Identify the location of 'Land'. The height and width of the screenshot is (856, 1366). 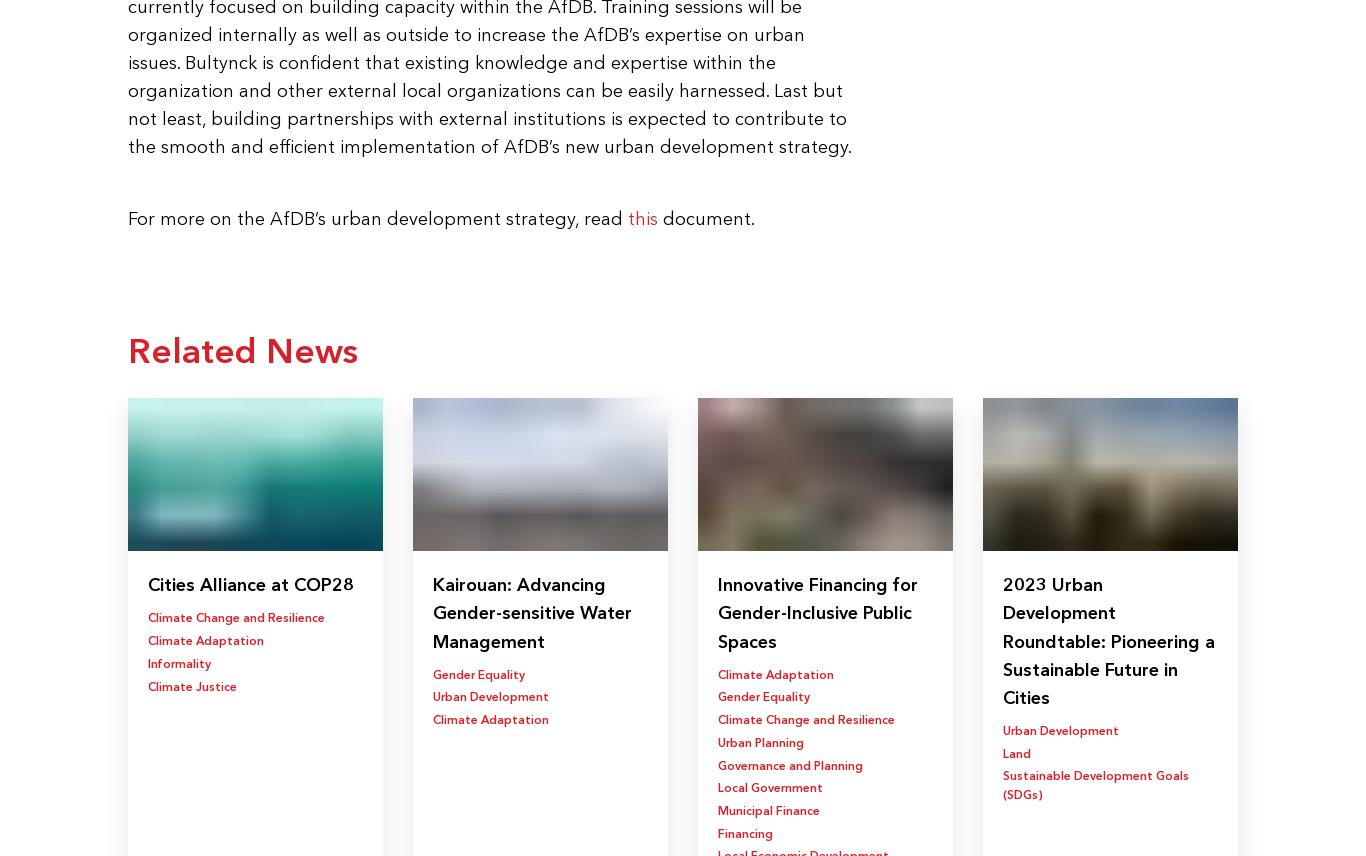
(1016, 751).